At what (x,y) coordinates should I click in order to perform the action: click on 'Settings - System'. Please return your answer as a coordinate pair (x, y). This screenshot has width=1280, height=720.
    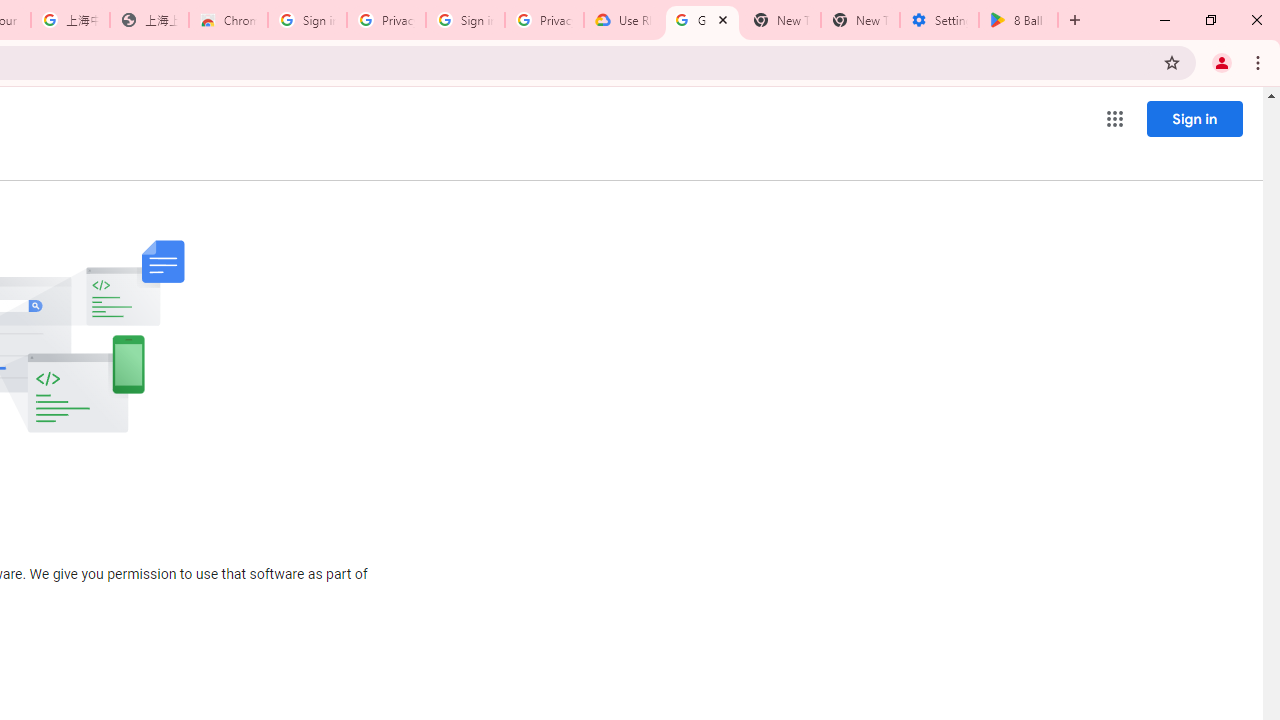
    Looking at the image, I should click on (938, 20).